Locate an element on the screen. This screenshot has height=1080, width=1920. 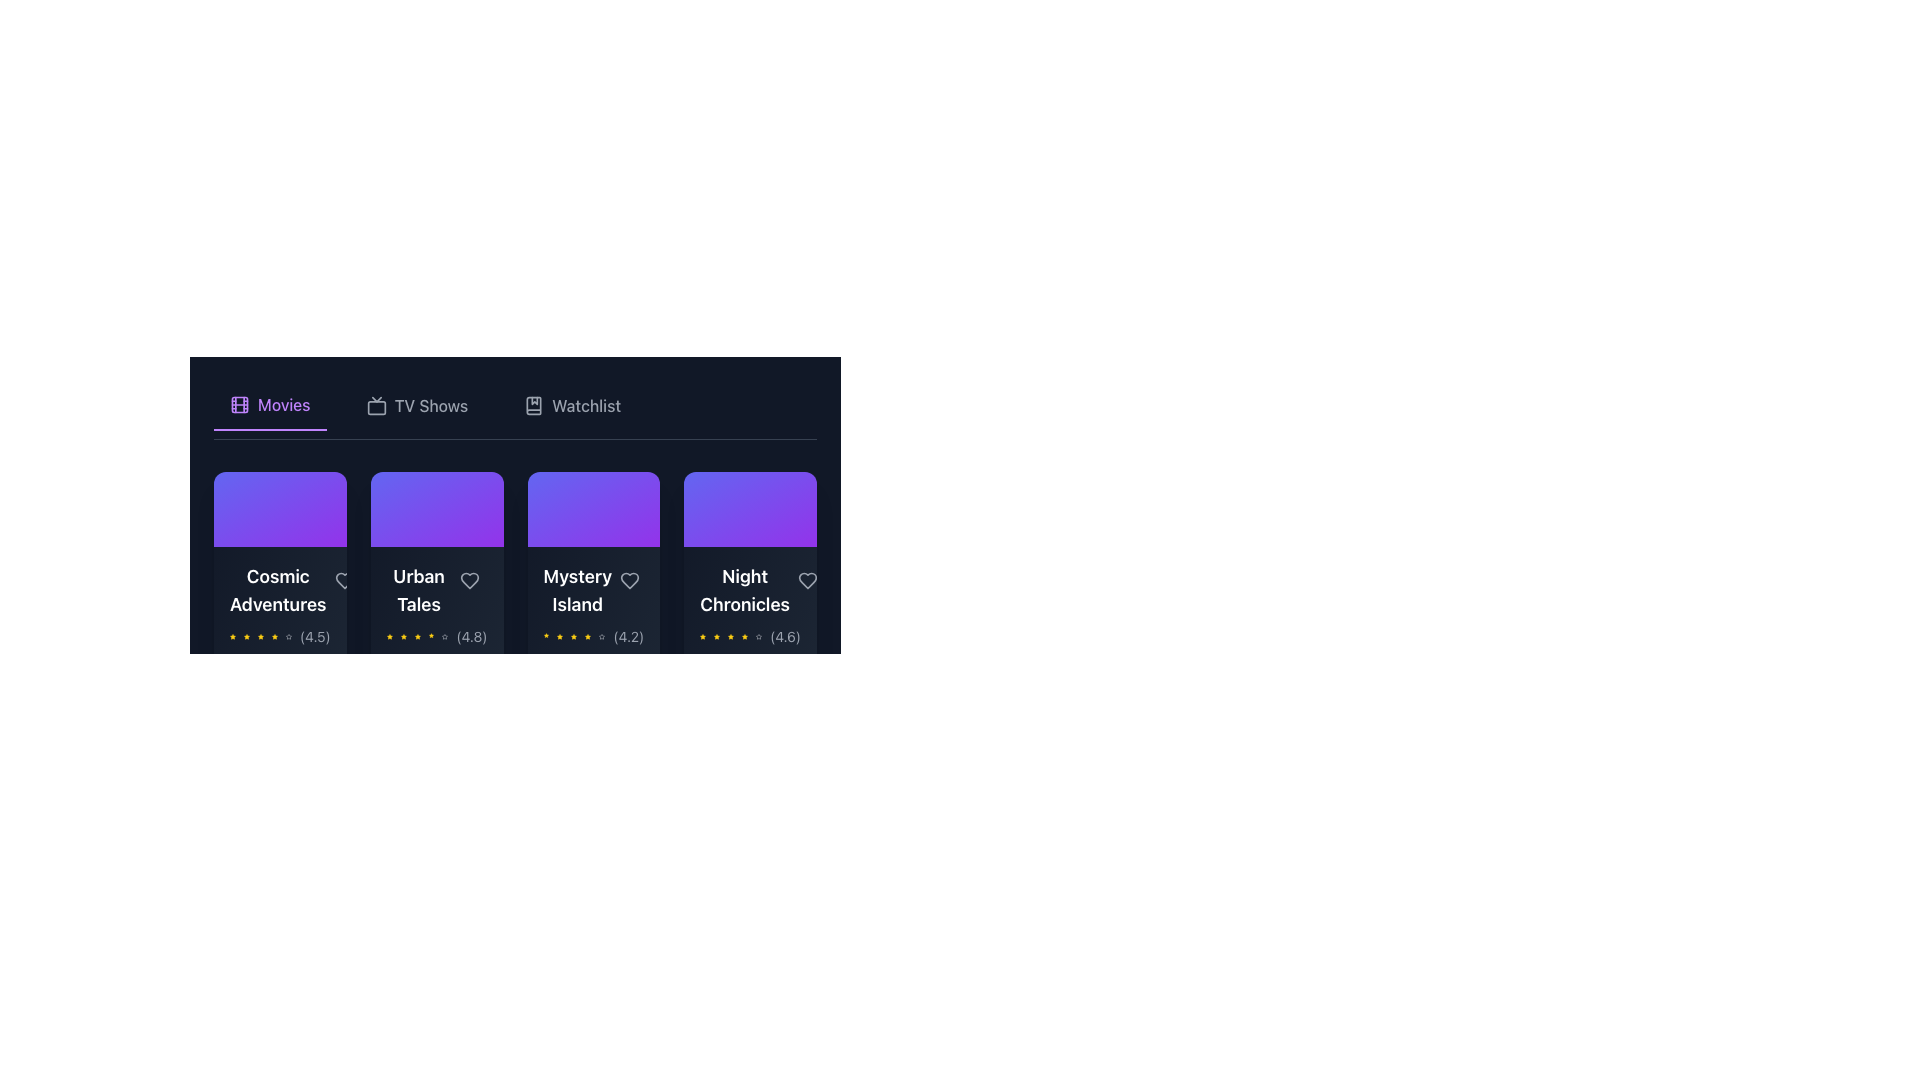
text displayed on the text label that serves as the title for the movie or item, which is the primary heading within its card, located third from the left in a horizontal list of movie titles is located at coordinates (592, 589).